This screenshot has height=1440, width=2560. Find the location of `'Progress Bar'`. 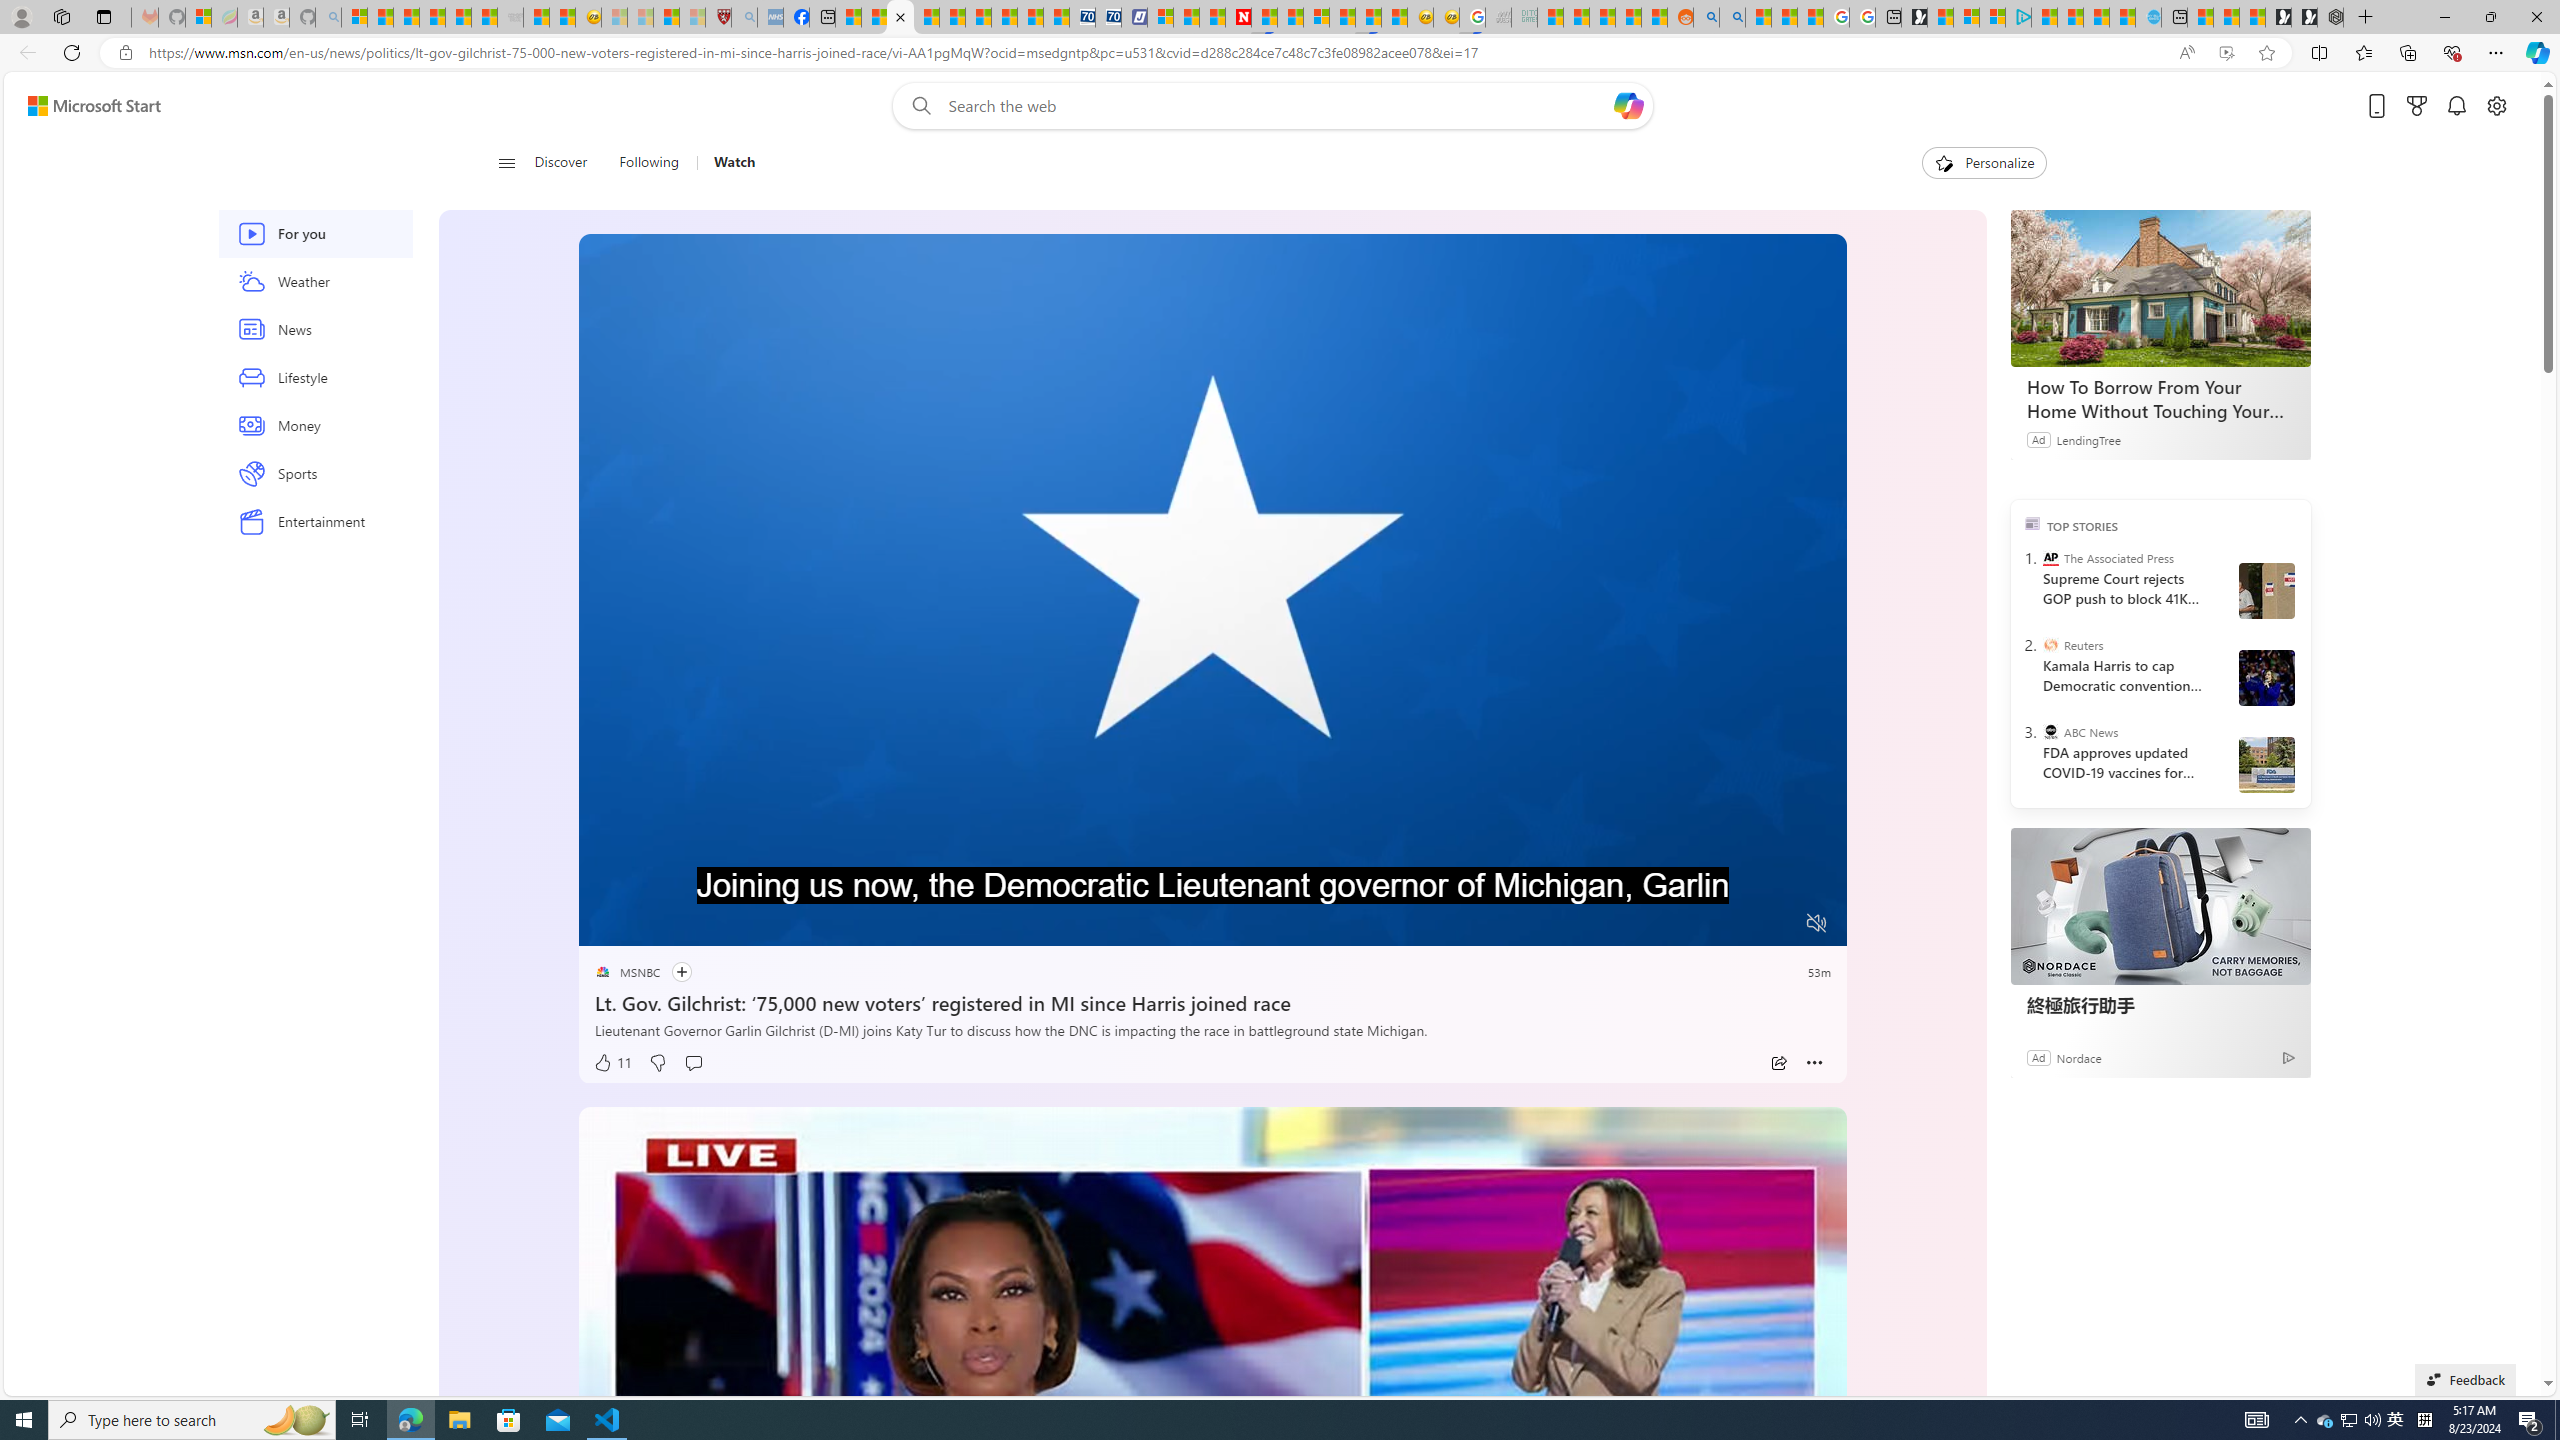

'Progress Bar' is located at coordinates (1211, 897).